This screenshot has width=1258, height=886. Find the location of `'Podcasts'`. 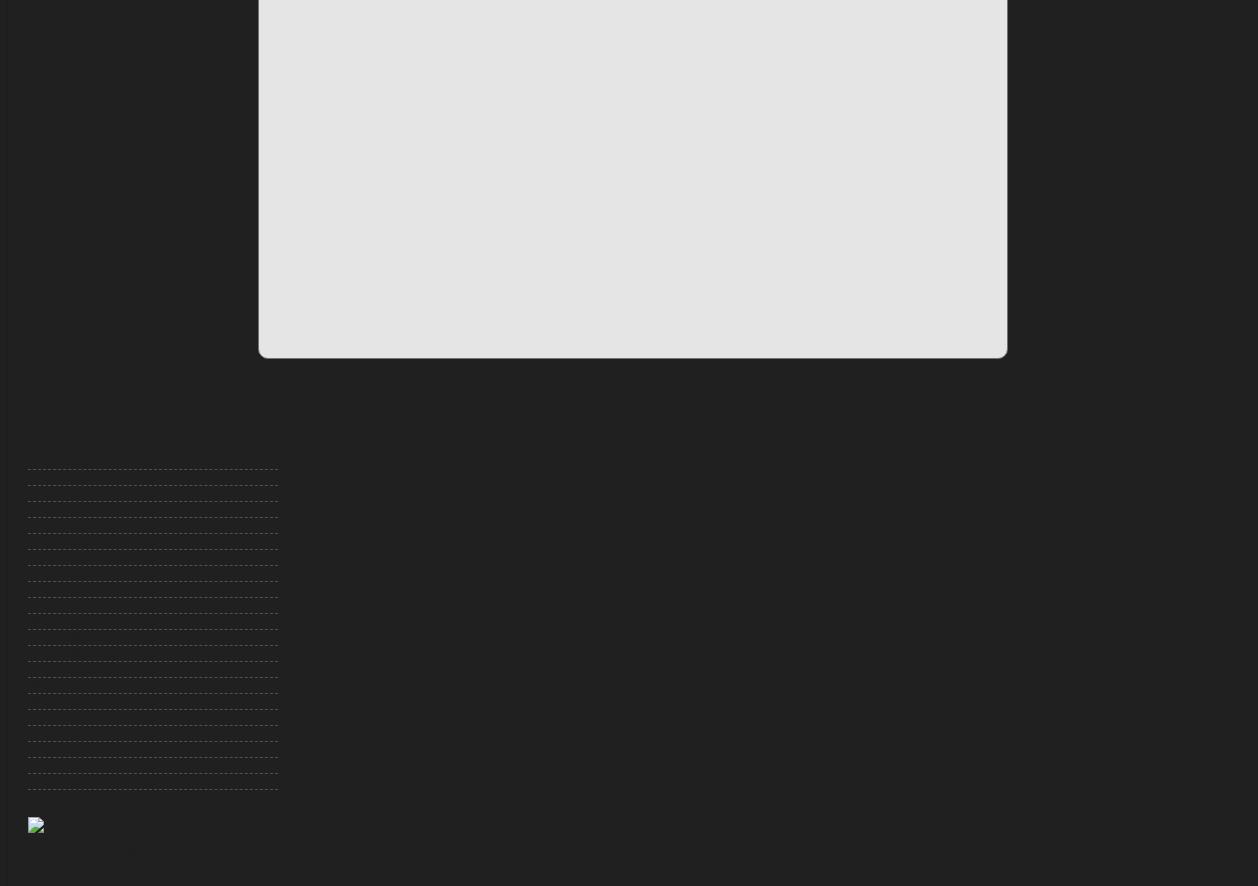

'Podcasts' is located at coordinates (49, 747).